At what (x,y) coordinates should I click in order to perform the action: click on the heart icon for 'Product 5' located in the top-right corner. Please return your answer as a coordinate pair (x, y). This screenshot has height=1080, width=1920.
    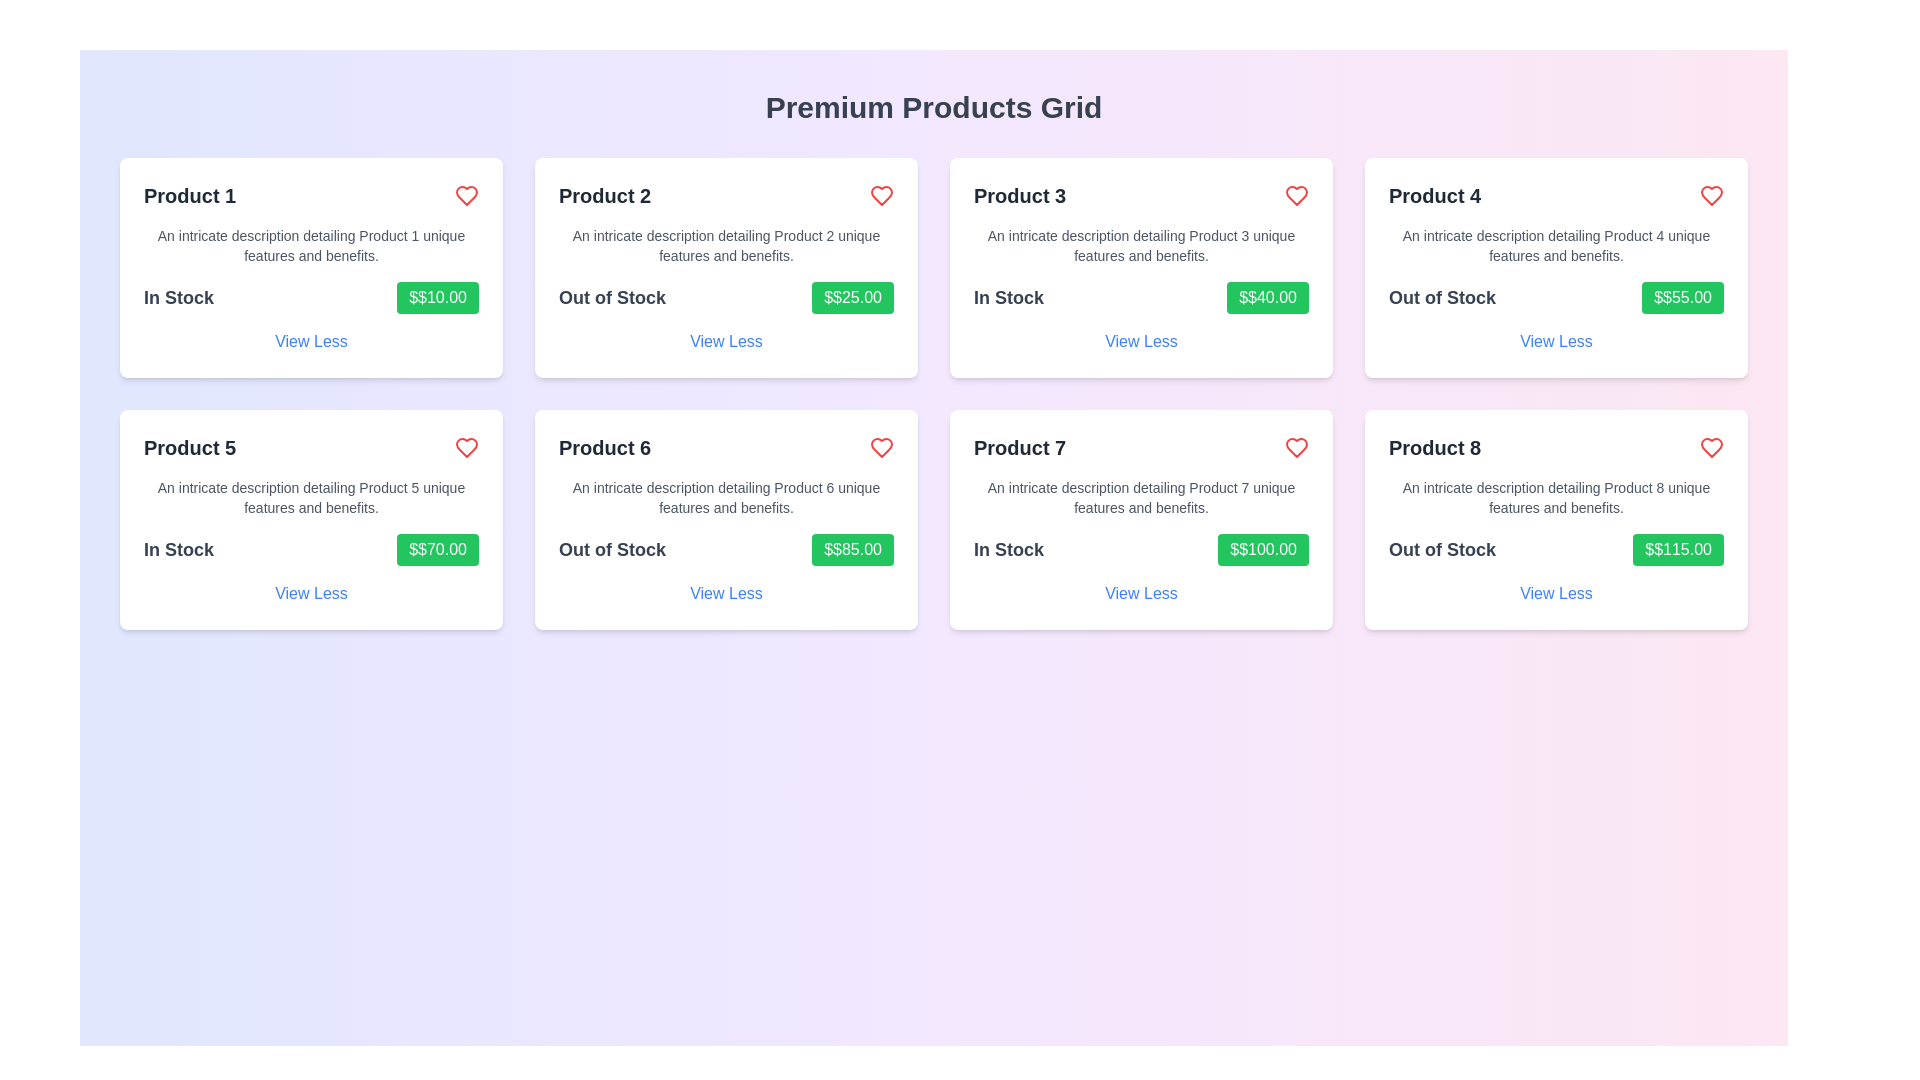
    Looking at the image, I should click on (465, 196).